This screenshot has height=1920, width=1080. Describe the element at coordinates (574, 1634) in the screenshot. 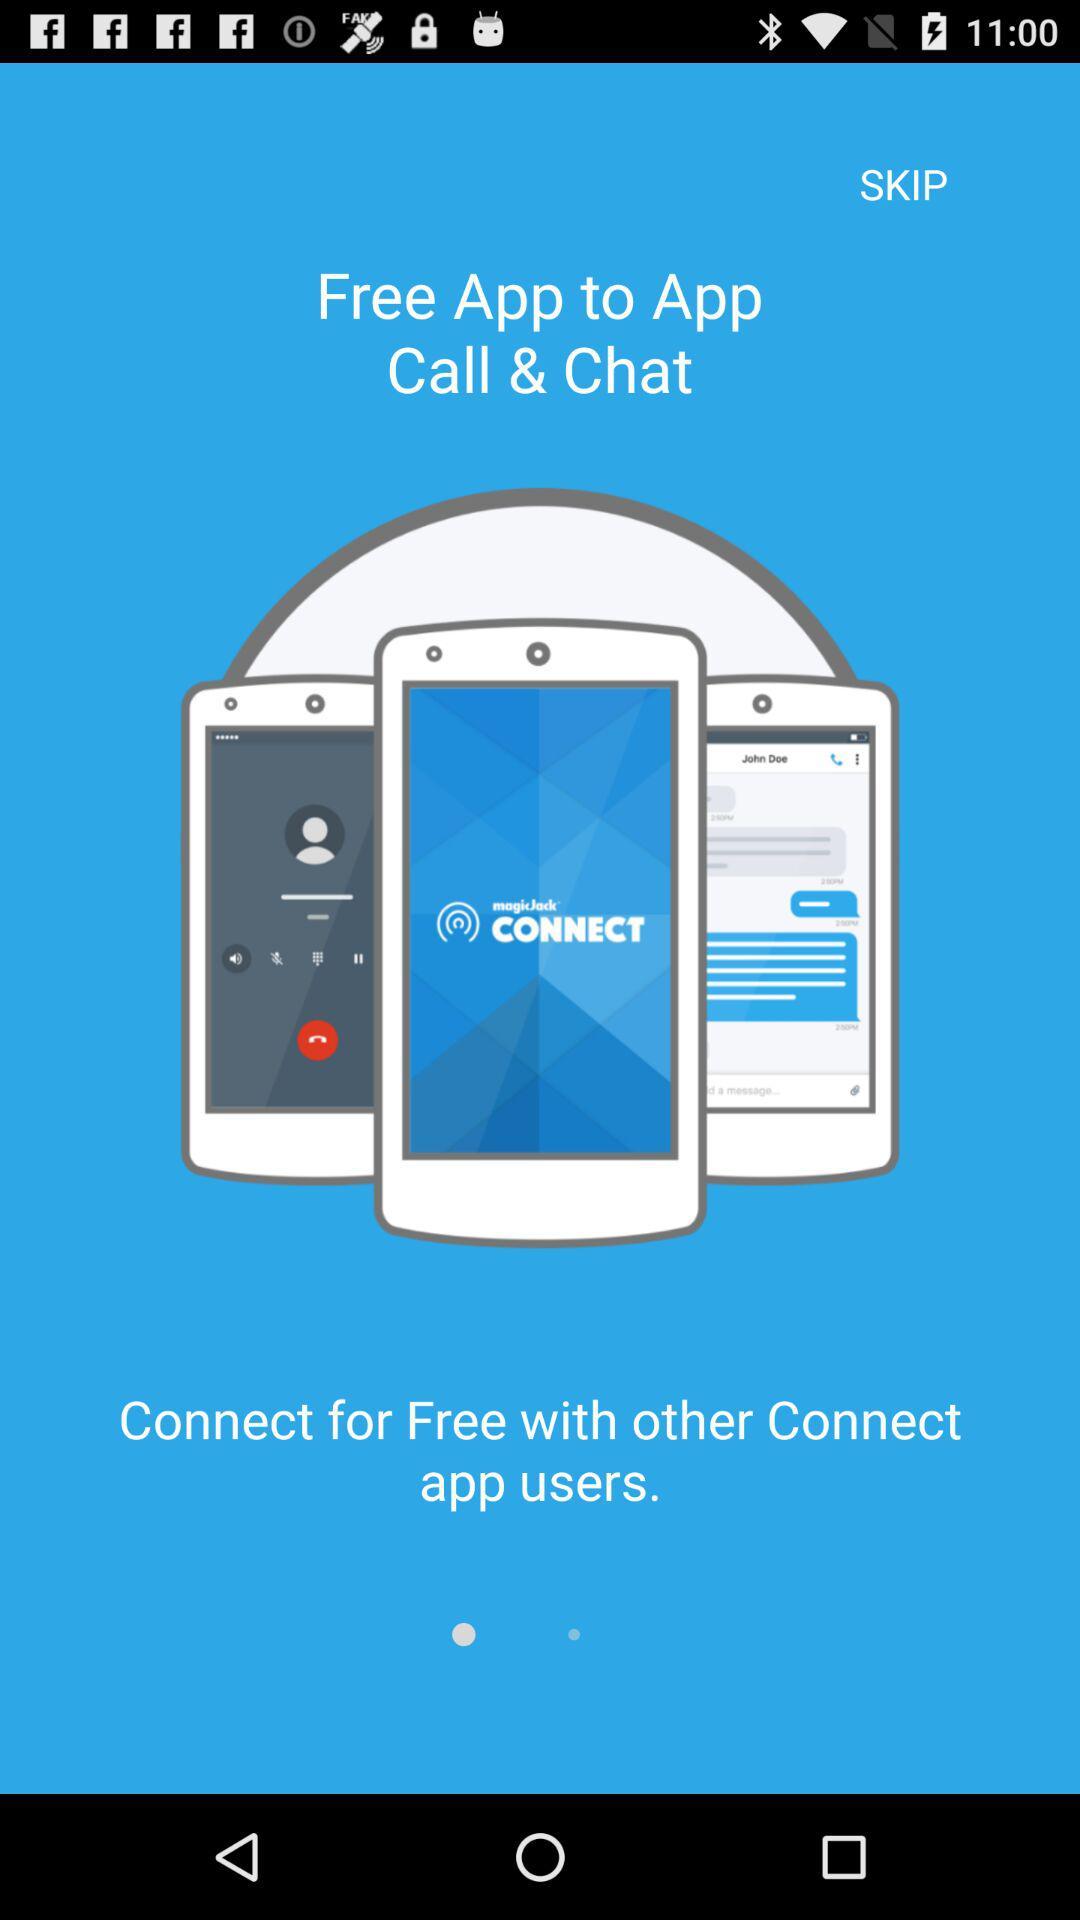

I see `next page` at that location.